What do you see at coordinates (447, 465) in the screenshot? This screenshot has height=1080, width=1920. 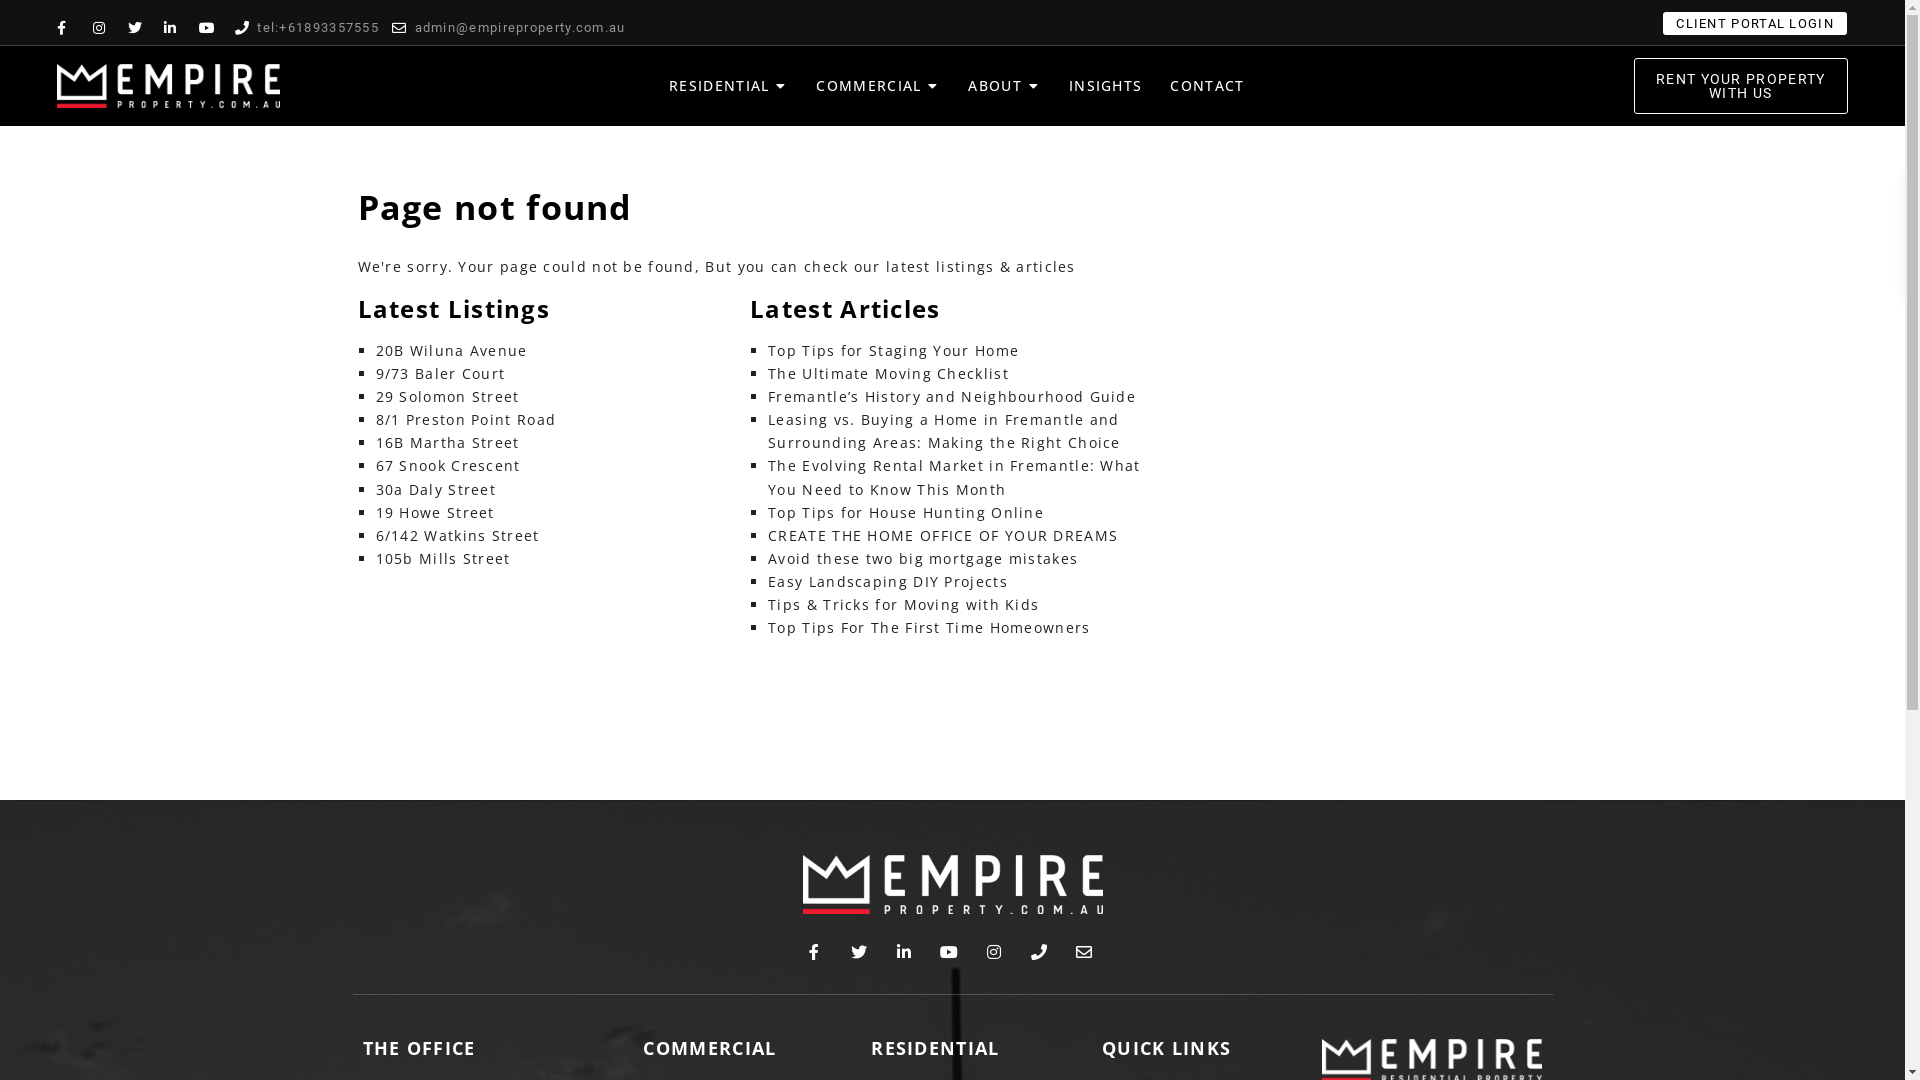 I see `'67 Snook Crescent'` at bounding box center [447, 465].